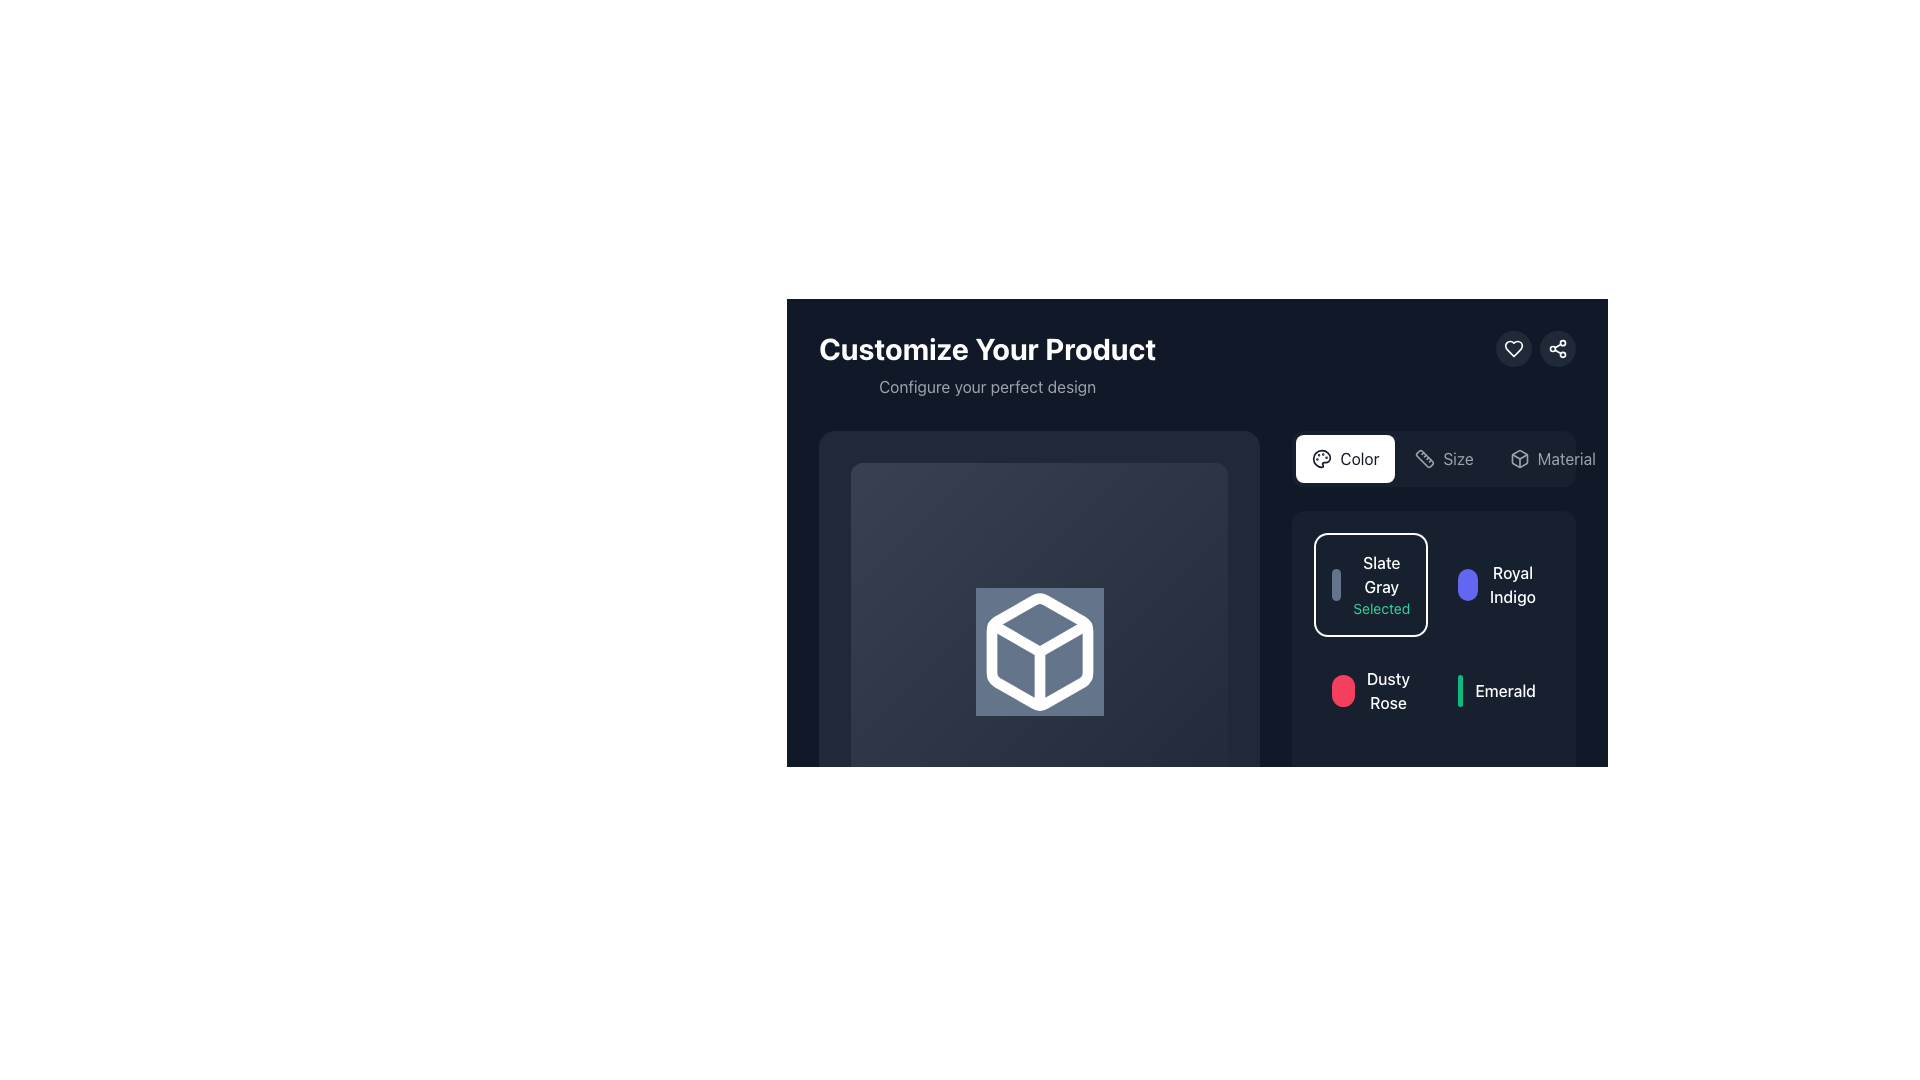 This screenshot has height=1080, width=1920. Describe the element at coordinates (1513, 347) in the screenshot. I see `the heart-shaped icon located in the upper right corner of the interface` at that location.